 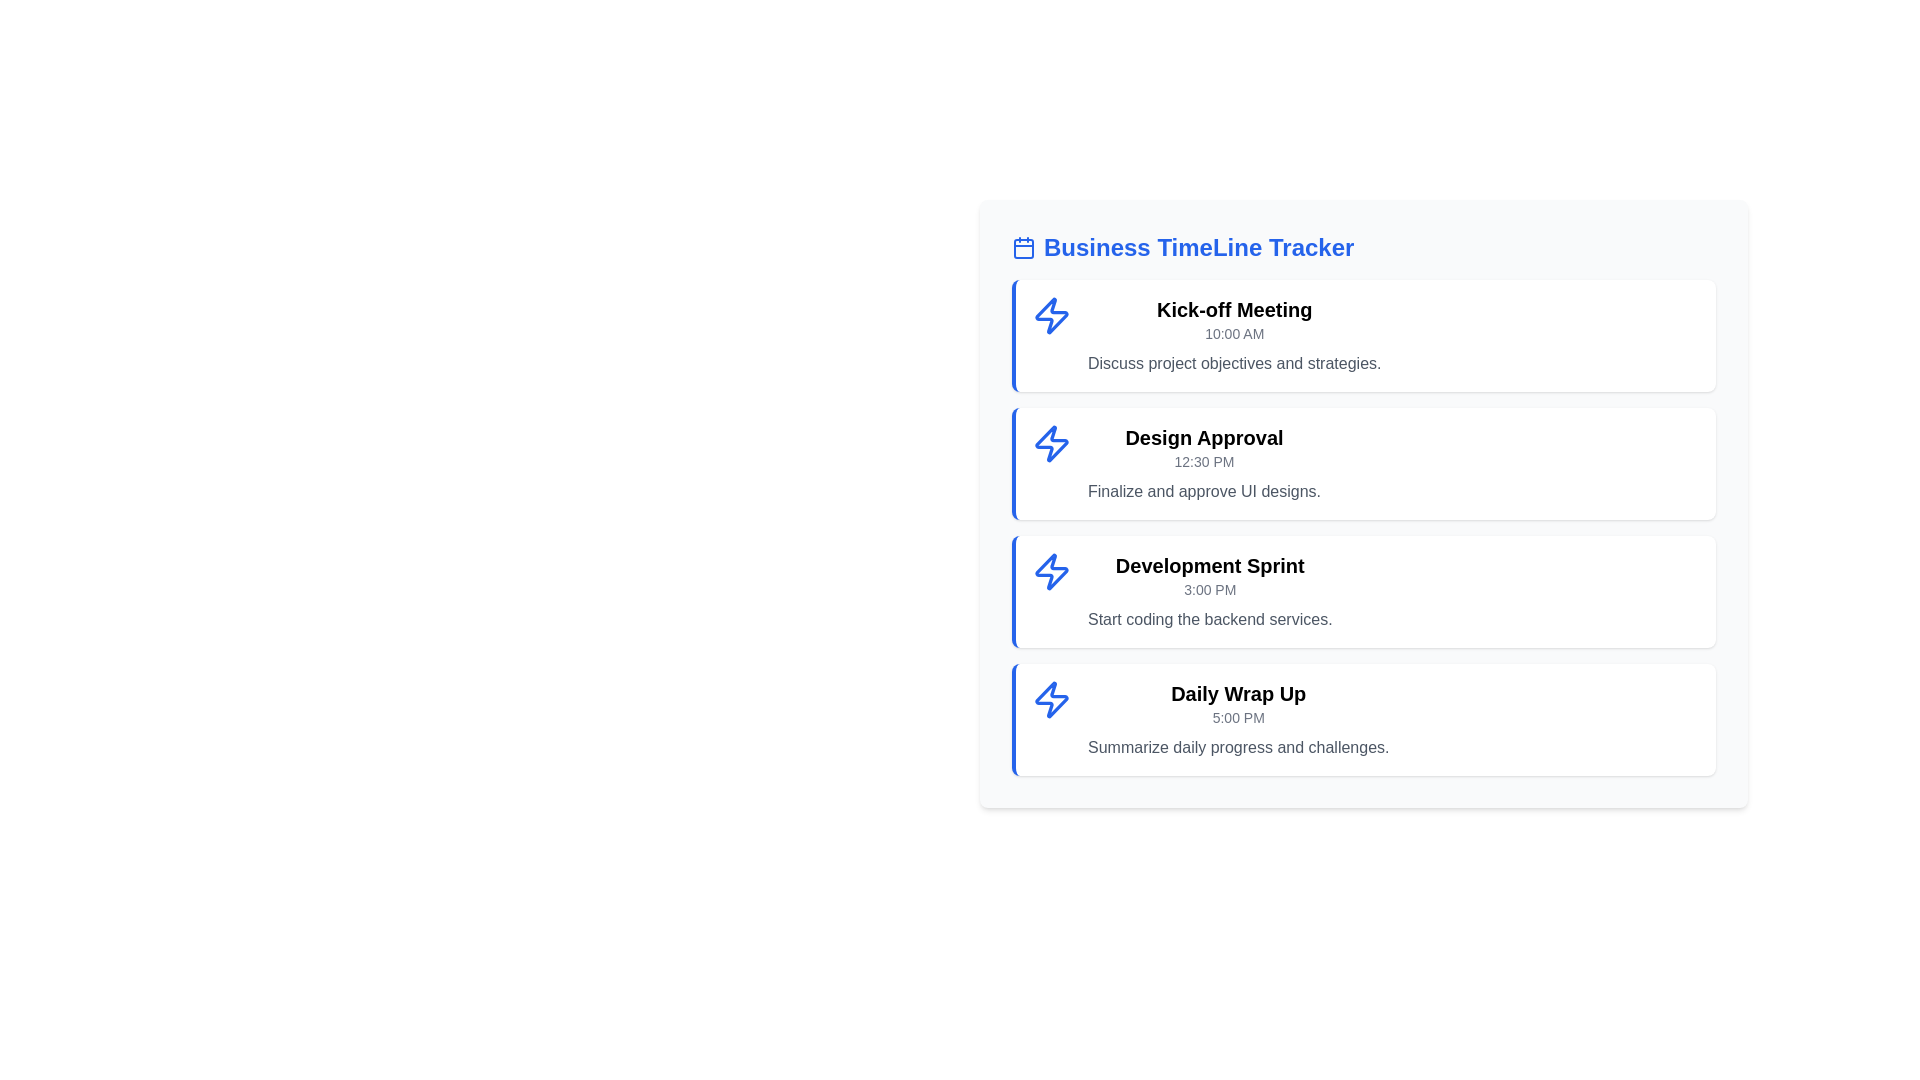 I want to click on information displayed on the first event card that shows the meeting title, time, and summary, located at the top of the list, so click(x=1362, y=334).